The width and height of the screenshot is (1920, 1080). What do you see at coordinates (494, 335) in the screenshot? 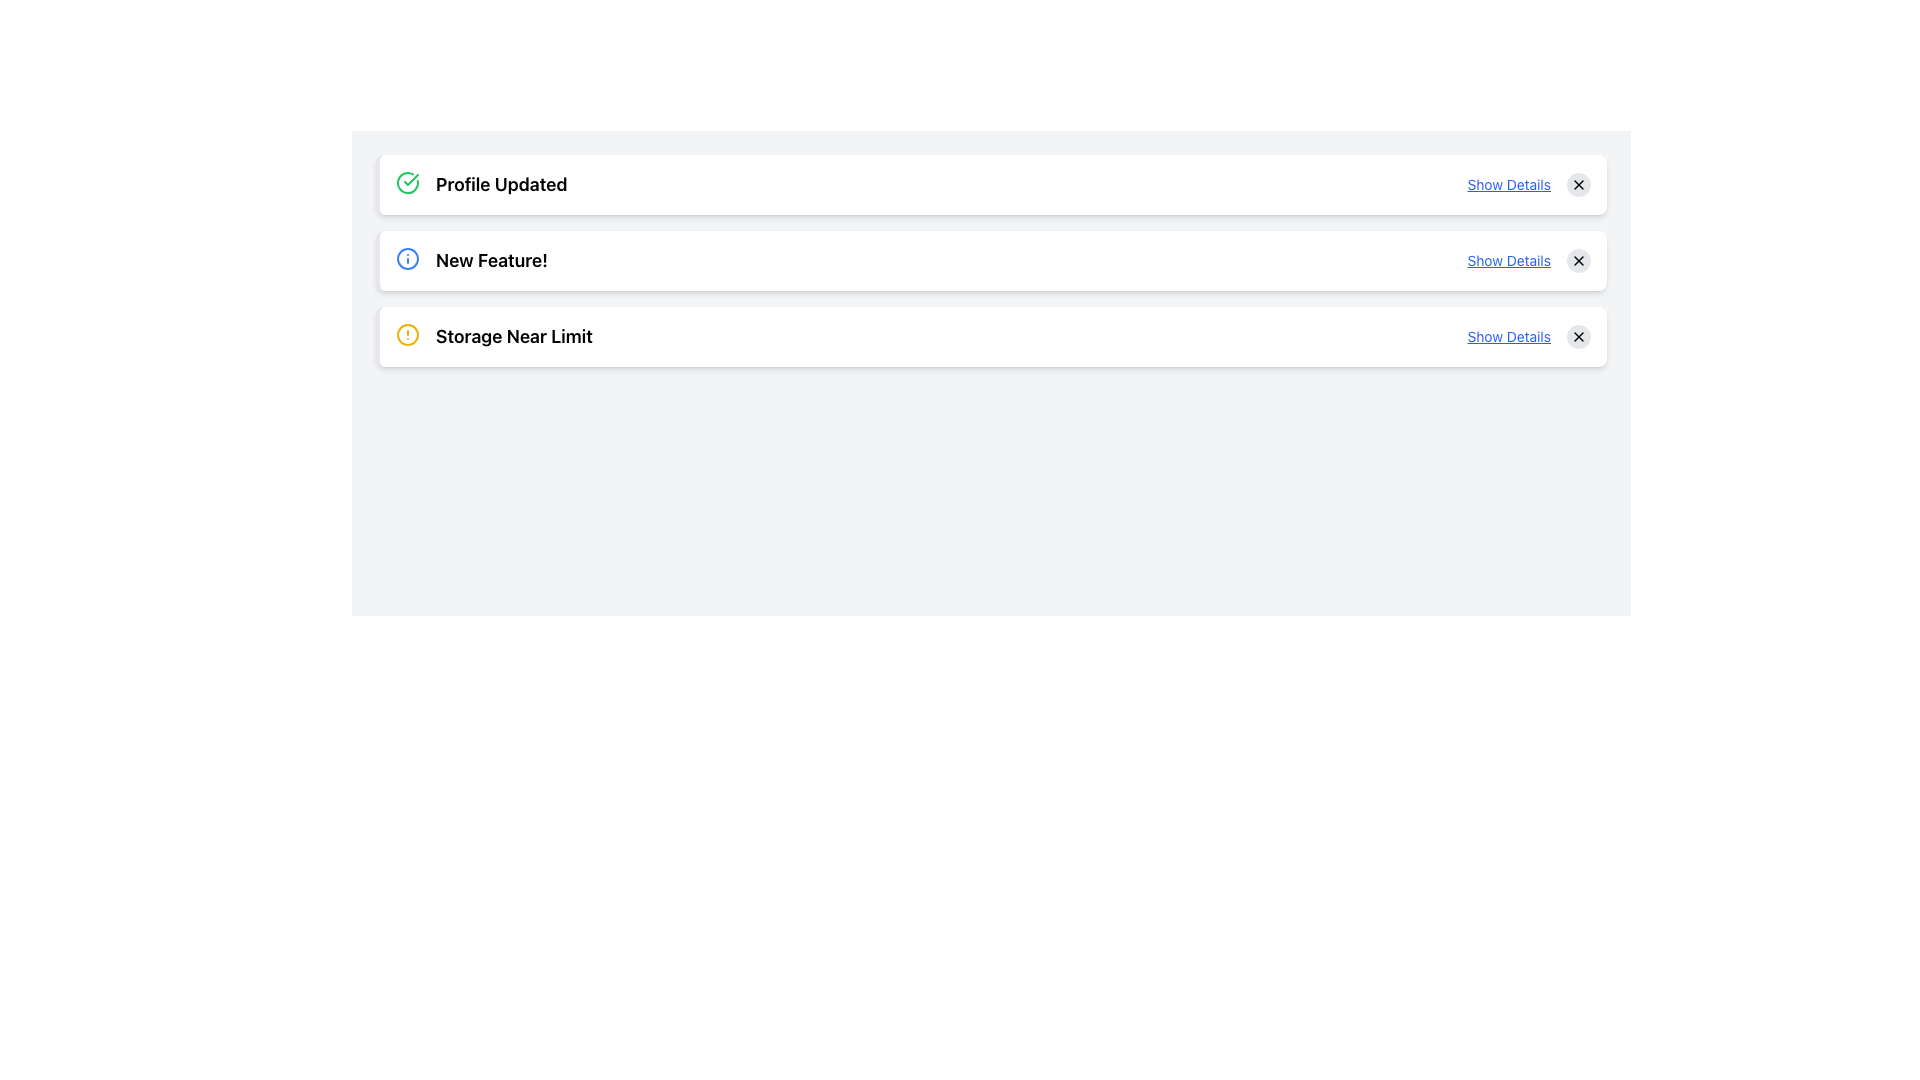
I see `the informative label displaying 'Storage Near Limit' located in the third notification card from the top, positioned immediately to the right of the yellow alert icon` at bounding box center [494, 335].